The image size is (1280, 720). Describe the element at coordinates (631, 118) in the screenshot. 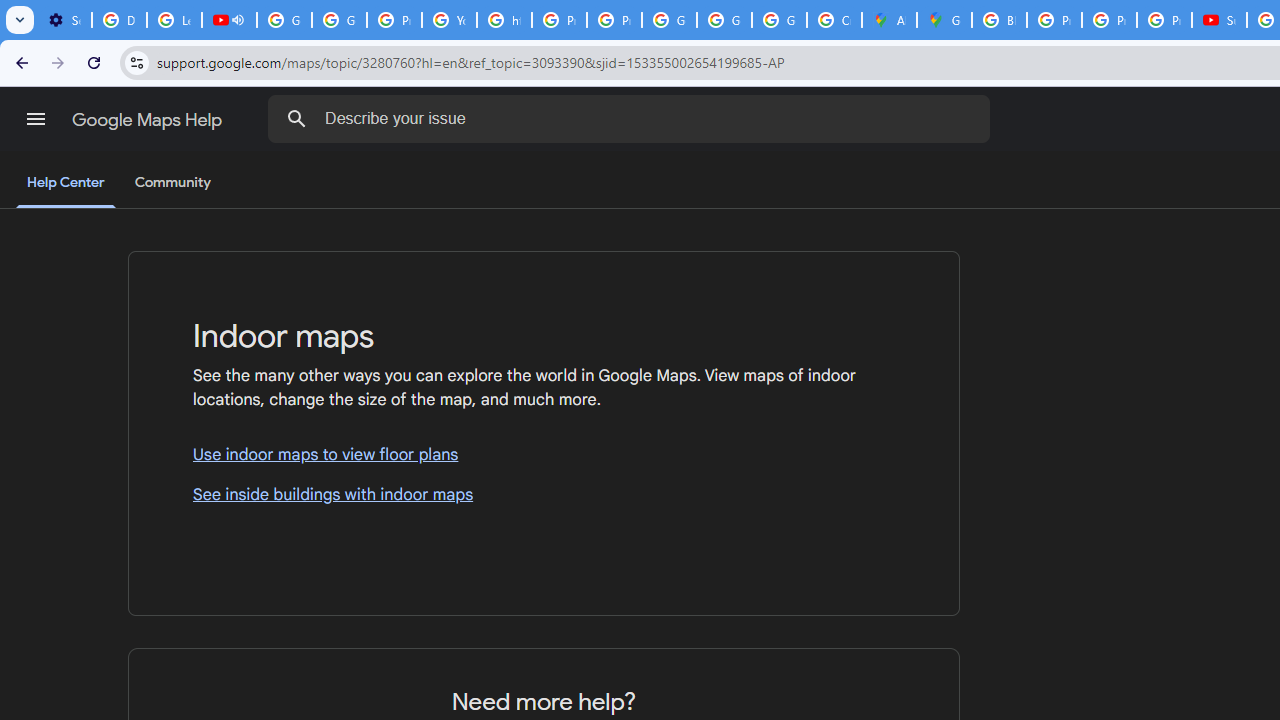

I see `'Describe your issue'` at that location.